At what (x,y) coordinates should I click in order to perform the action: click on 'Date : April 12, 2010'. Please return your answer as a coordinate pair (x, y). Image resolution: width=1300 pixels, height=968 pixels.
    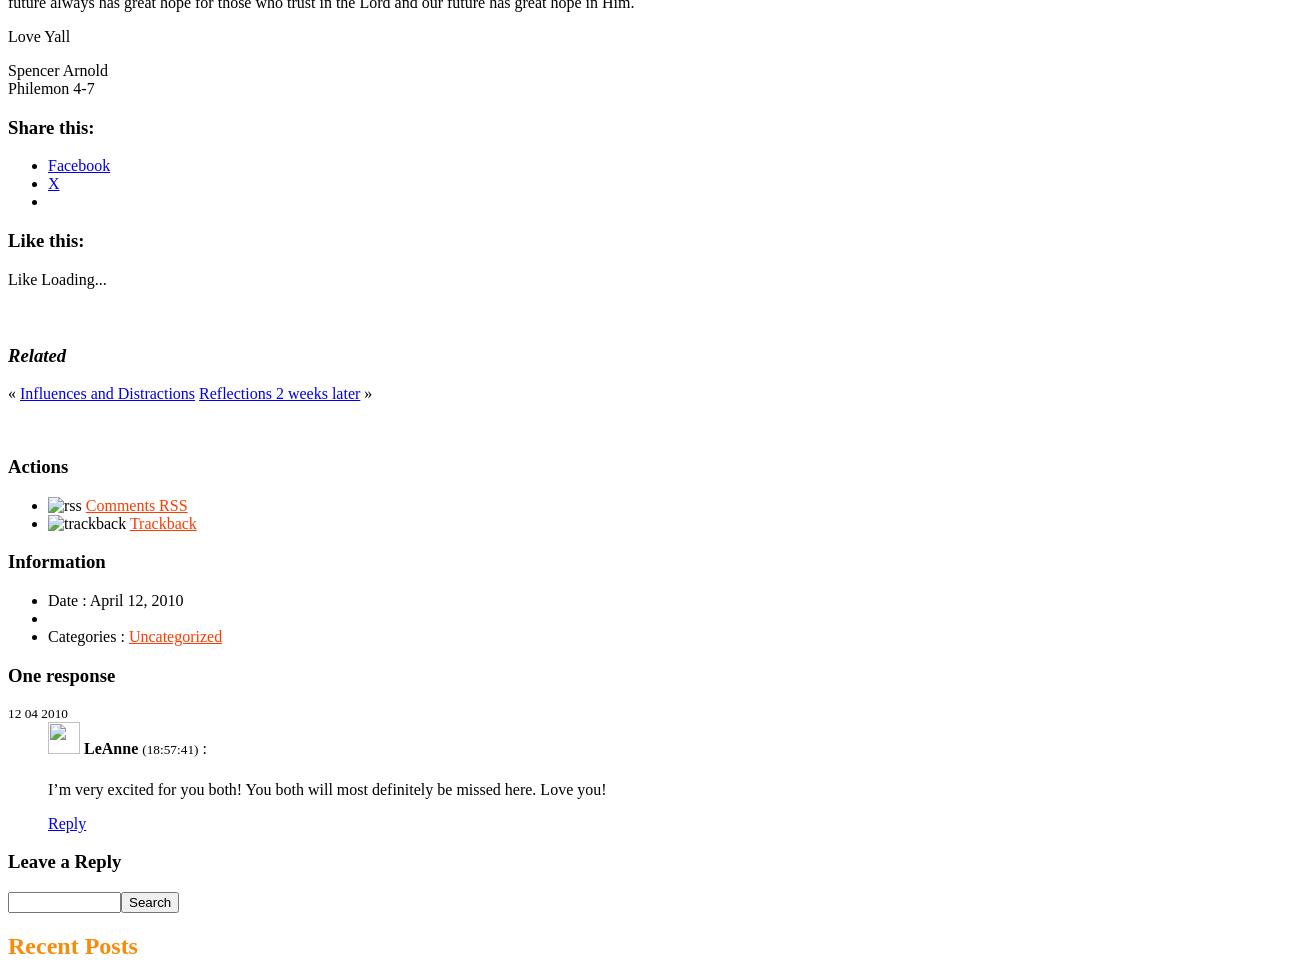
    Looking at the image, I should click on (114, 600).